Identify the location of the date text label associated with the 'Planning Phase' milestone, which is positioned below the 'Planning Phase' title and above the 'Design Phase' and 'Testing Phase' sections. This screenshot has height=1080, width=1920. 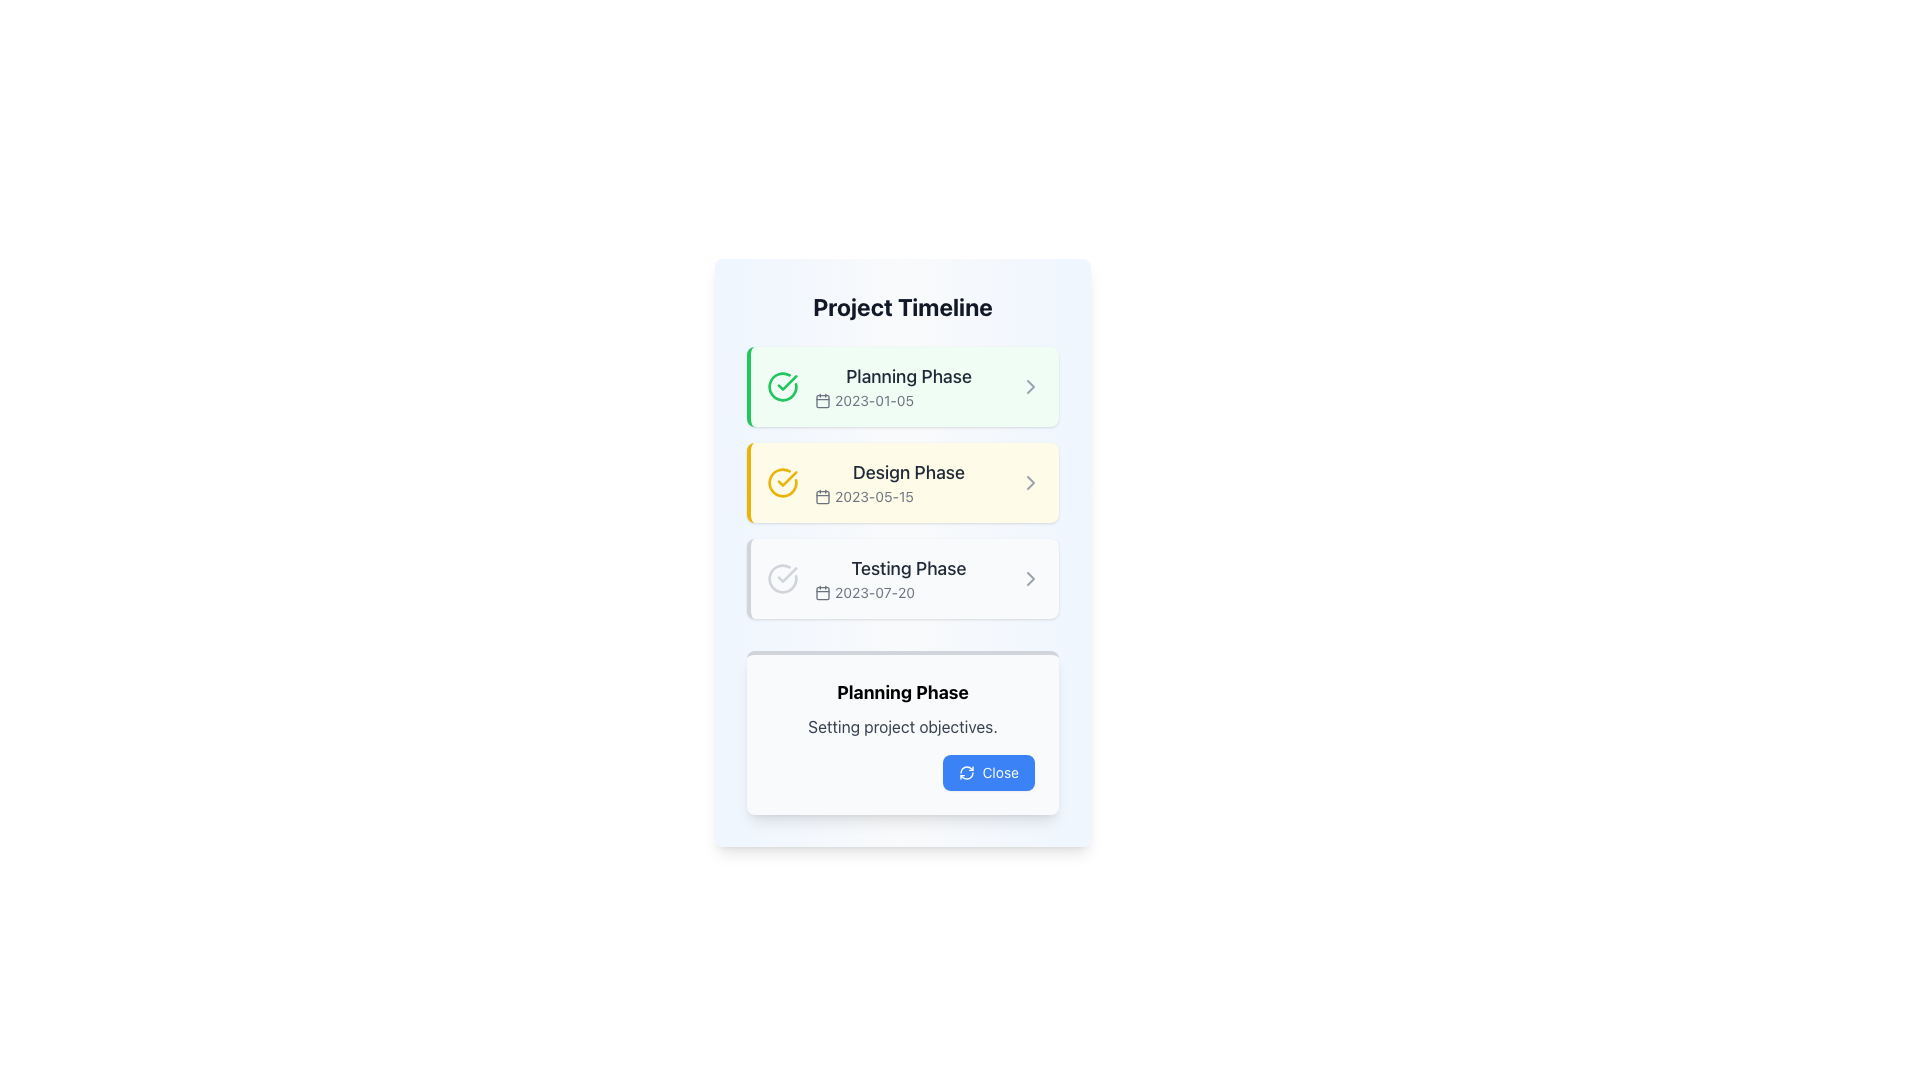
(907, 401).